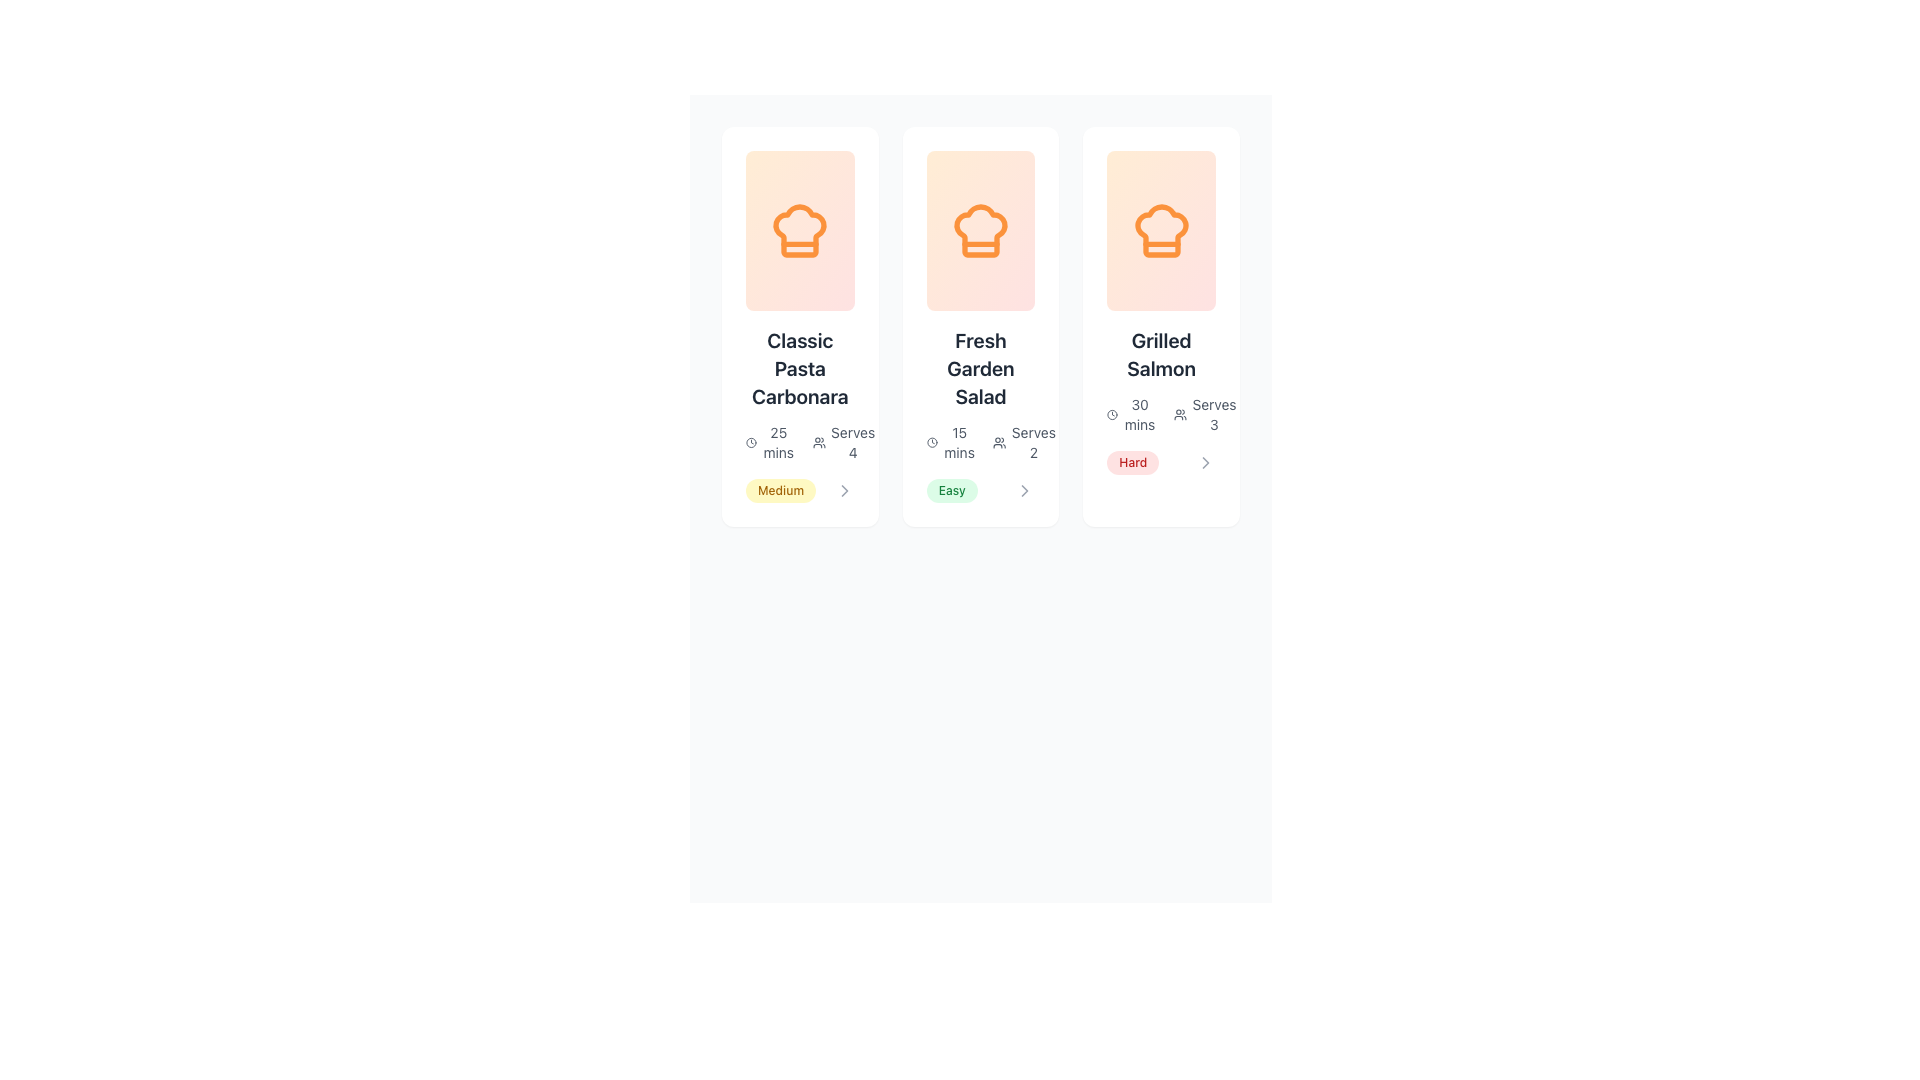 Image resolution: width=1920 pixels, height=1080 pixels. I want to click on the chef hat icon with an orange outline located at the top center of the first card, which features a light gradient background and is above the 'Classic Pasta Carbonara' text, so click(800, 230).